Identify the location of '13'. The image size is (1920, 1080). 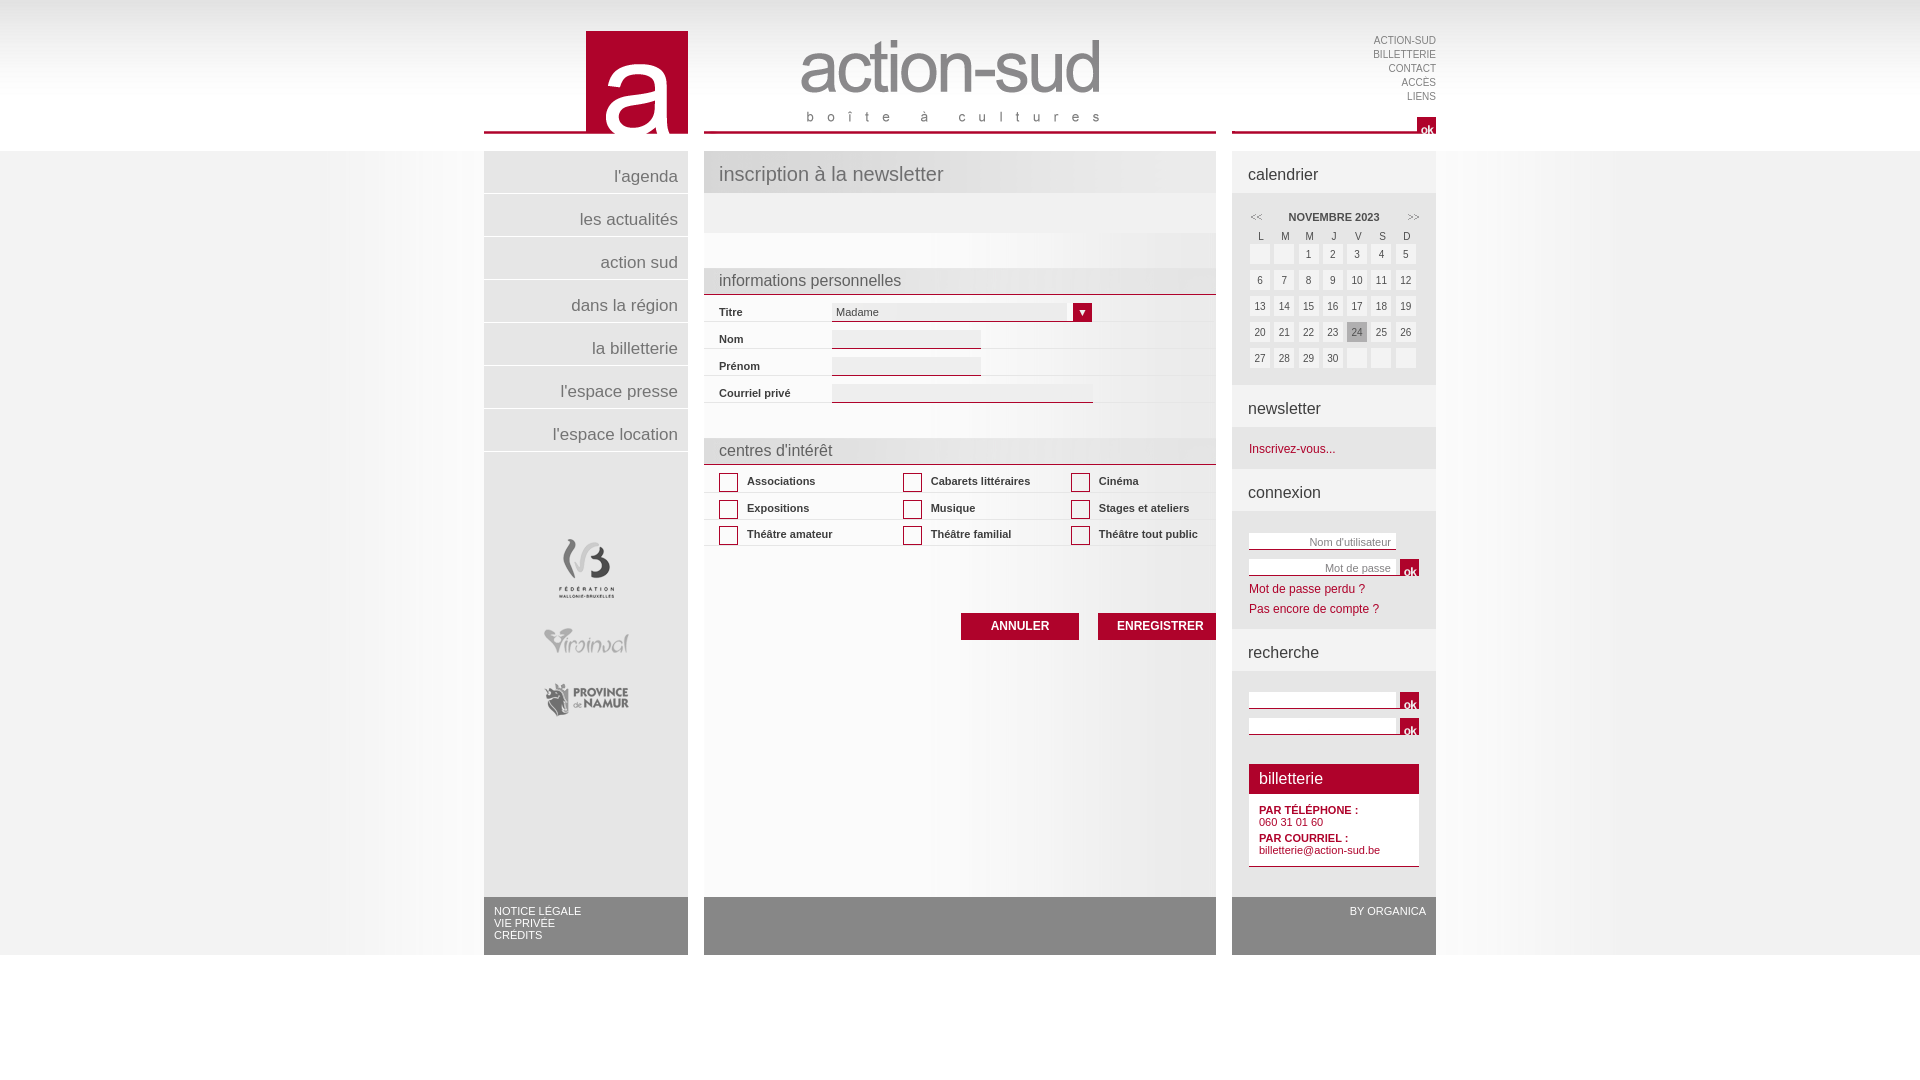
(1260, 308).